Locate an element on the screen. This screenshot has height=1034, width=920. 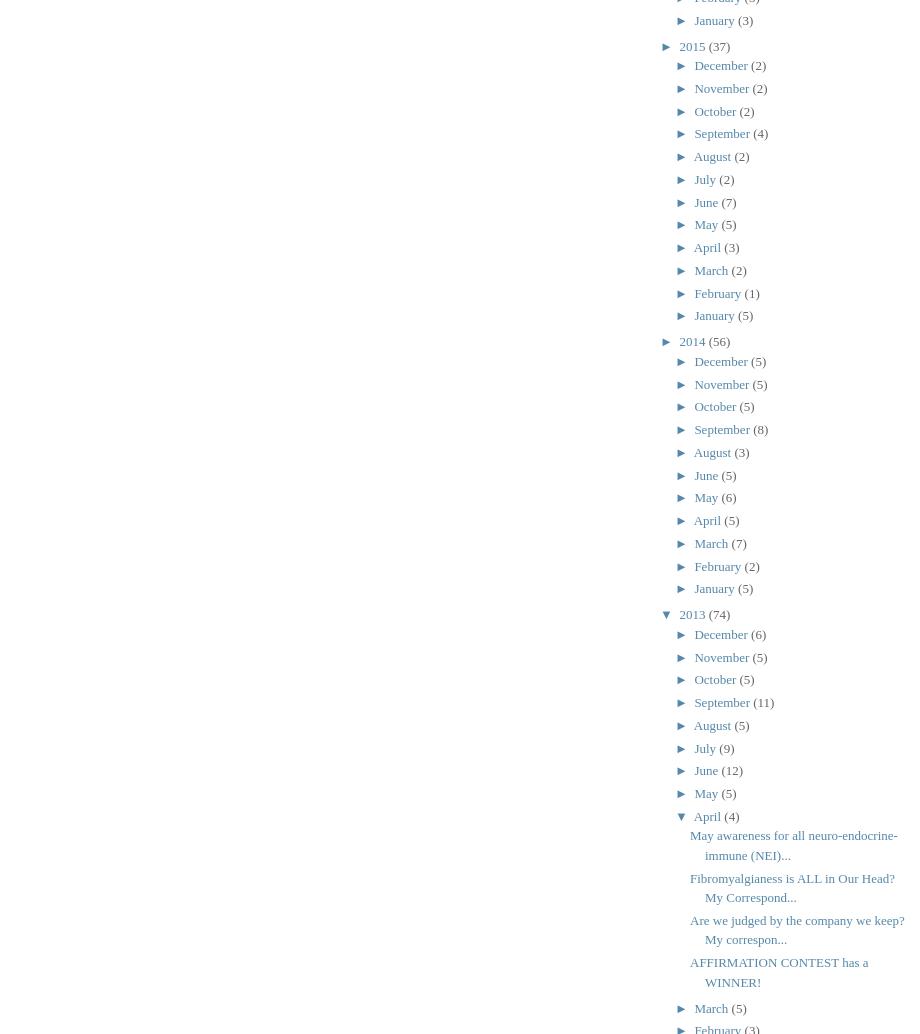
'May awareness for all neuro-endocrine-immune (NEI)...' is located at coordinates (793, 843).